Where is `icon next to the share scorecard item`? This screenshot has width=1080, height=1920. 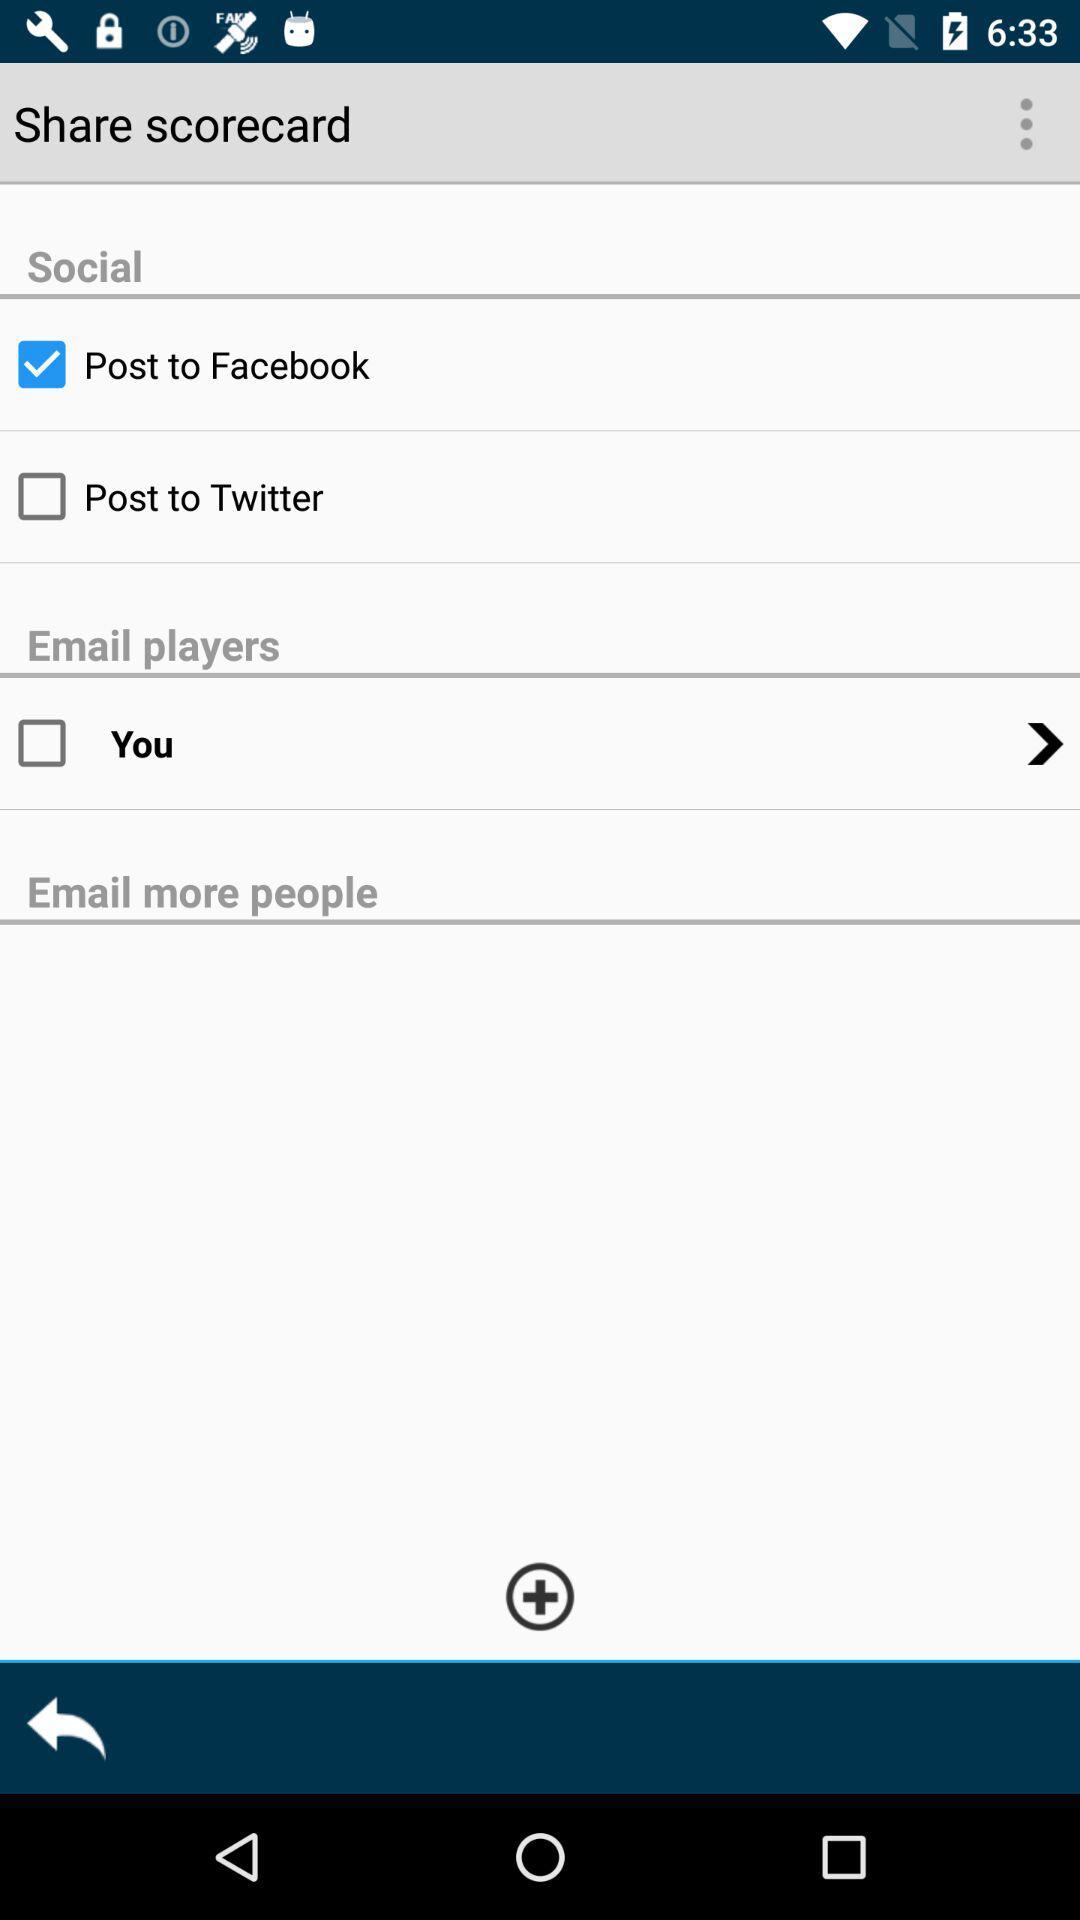 icon next to the share scorecard item is located at coordinates (1024, 121).